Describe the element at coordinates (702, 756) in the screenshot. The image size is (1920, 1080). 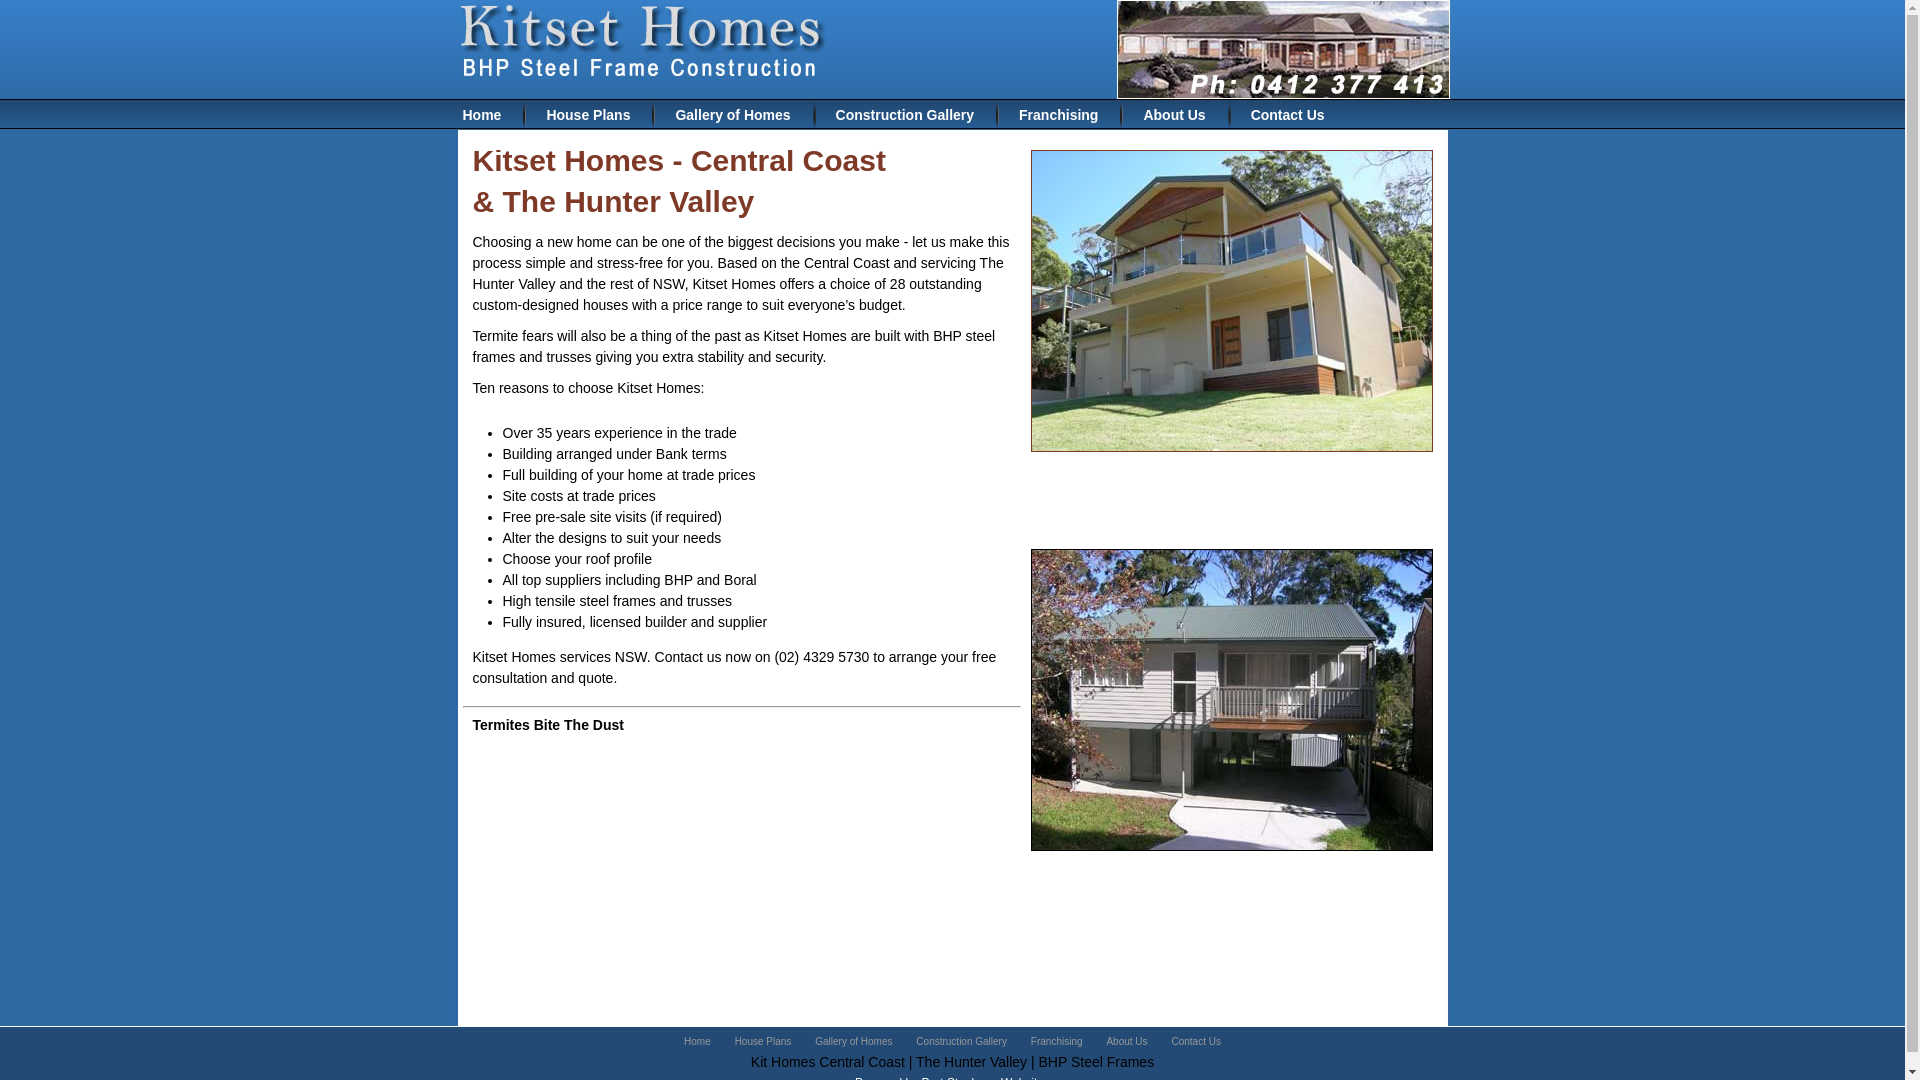
I see `'how to choose cbd hemp oil for sale'` at that location.